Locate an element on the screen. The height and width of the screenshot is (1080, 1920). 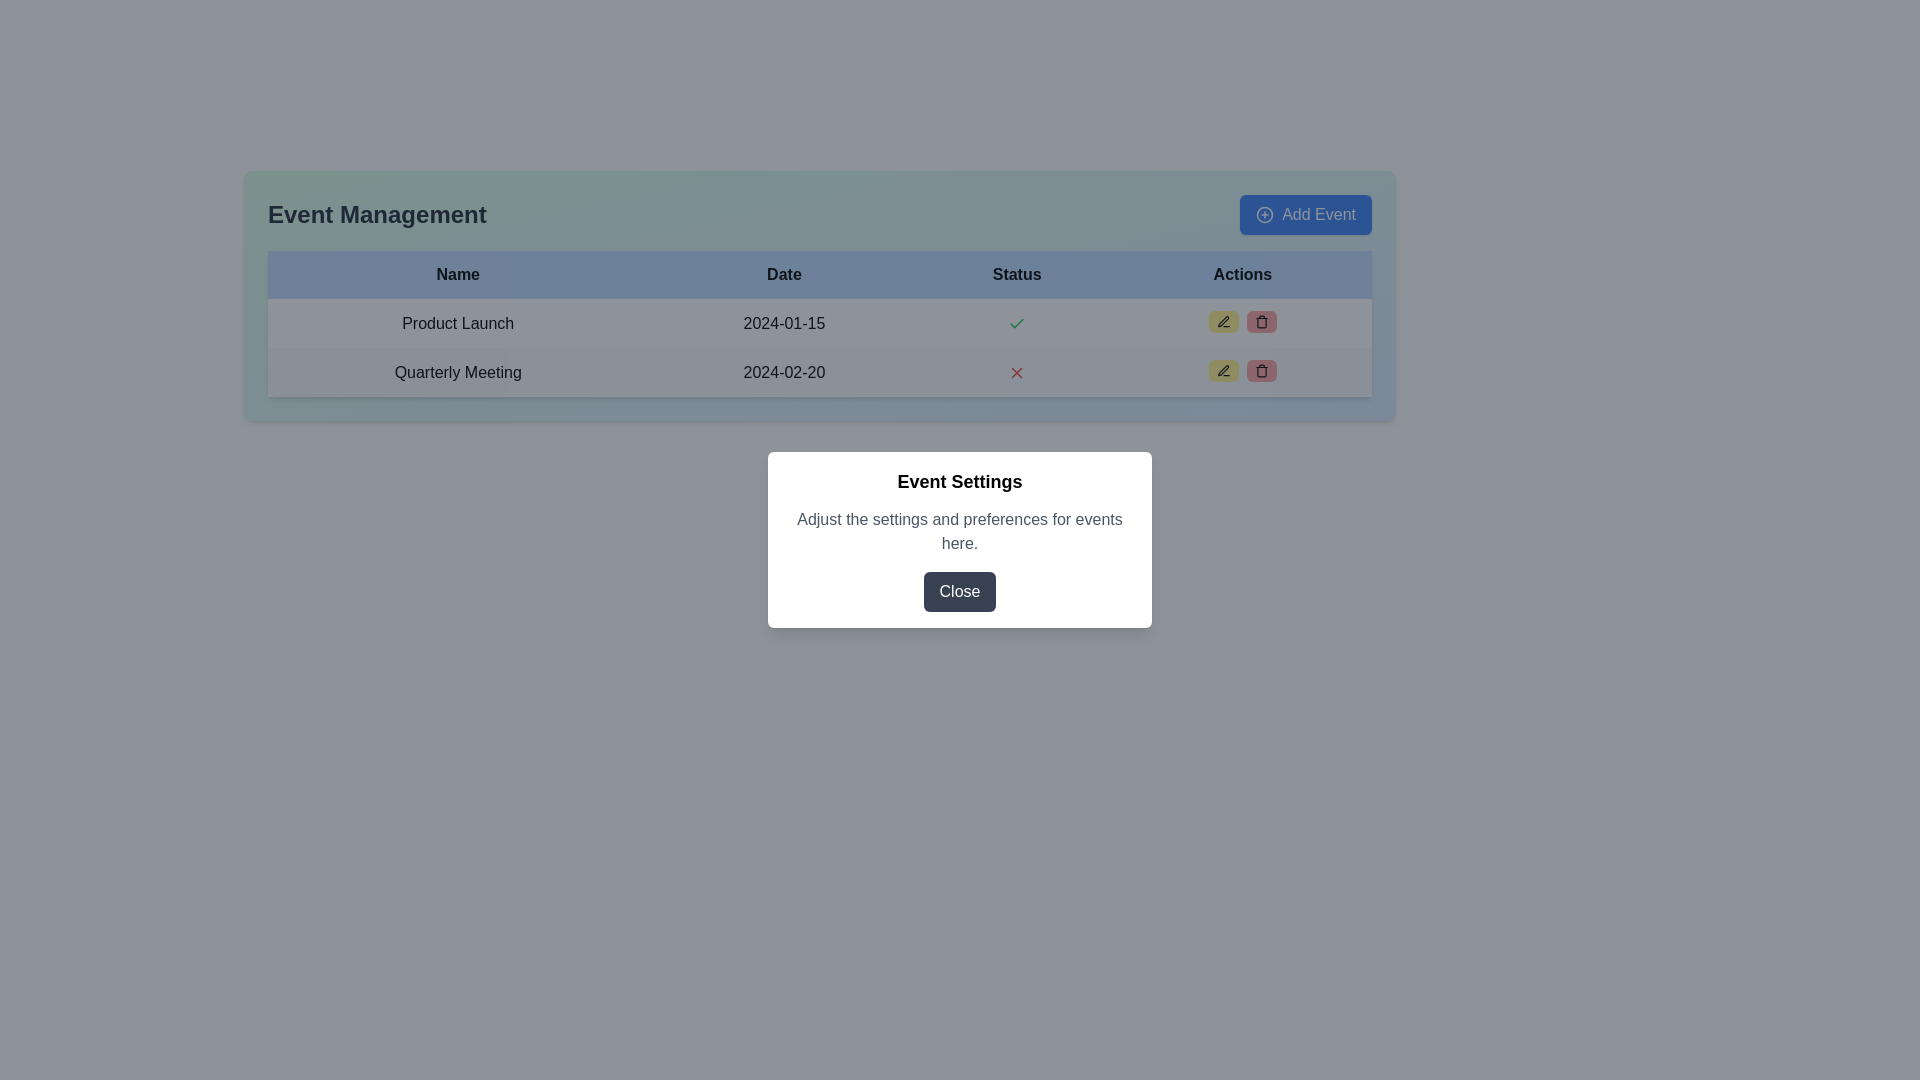
the red trash bin icon located in the last column of the second row of the table, which represents the bin's base and is aligned with a failed status (red X) is located at coordinates (1261, 372).